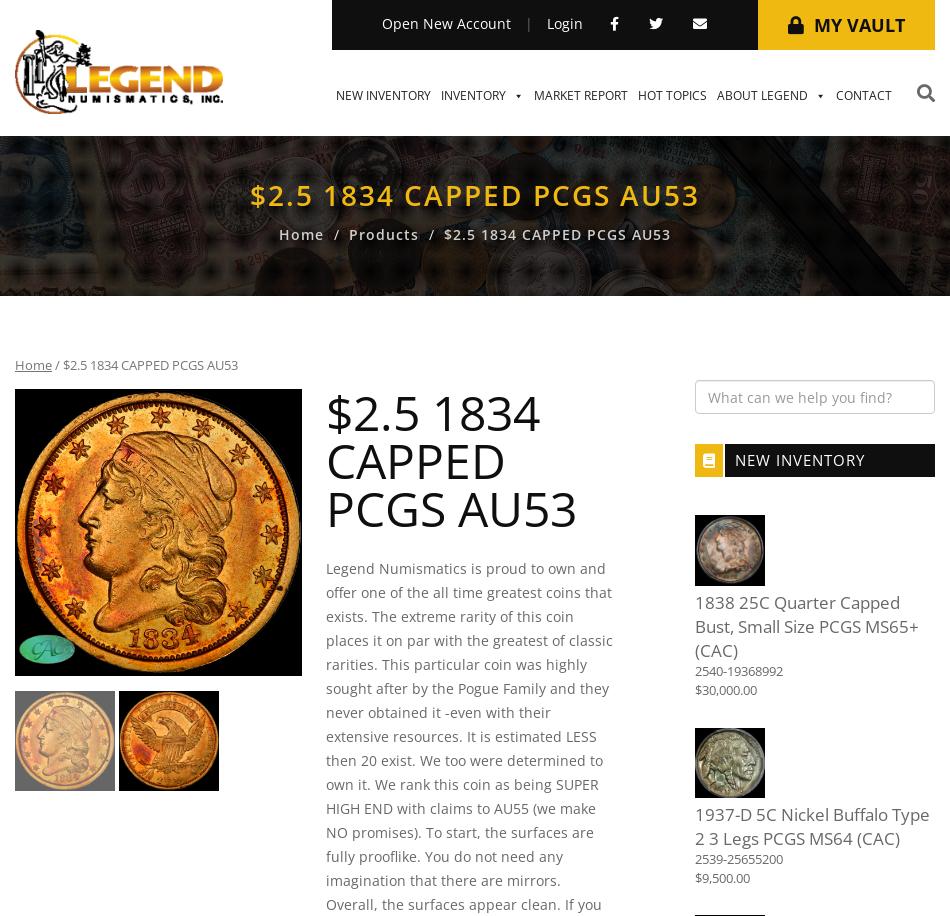  What do you see at coordinates (466, 526) in the screenshot?
I see `'2,750.00'` at bounding box center [466, 526].